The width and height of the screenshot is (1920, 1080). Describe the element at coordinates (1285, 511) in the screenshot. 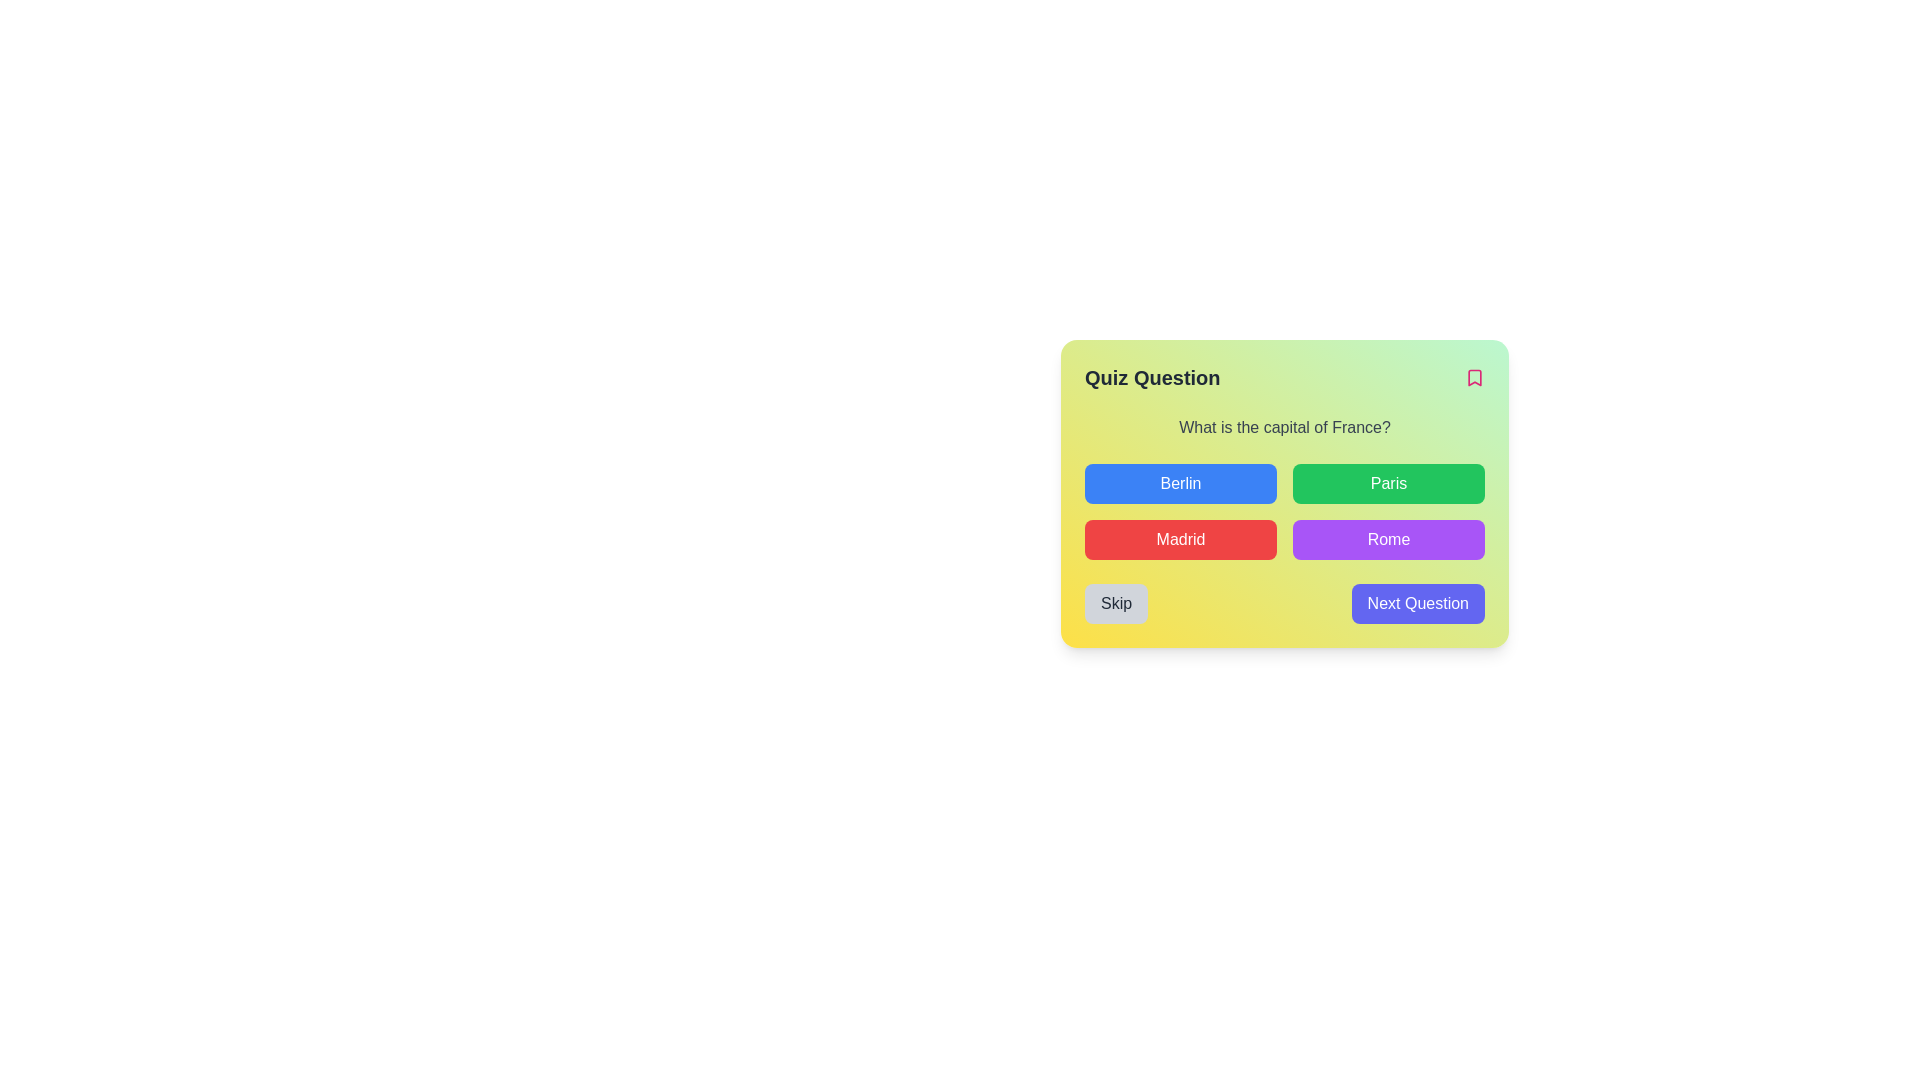

I see `the 'Madrid' button in the grid layout containing buttons for capital cities, which is centrally placed below the question 'What is the capital of France?'` at that location.